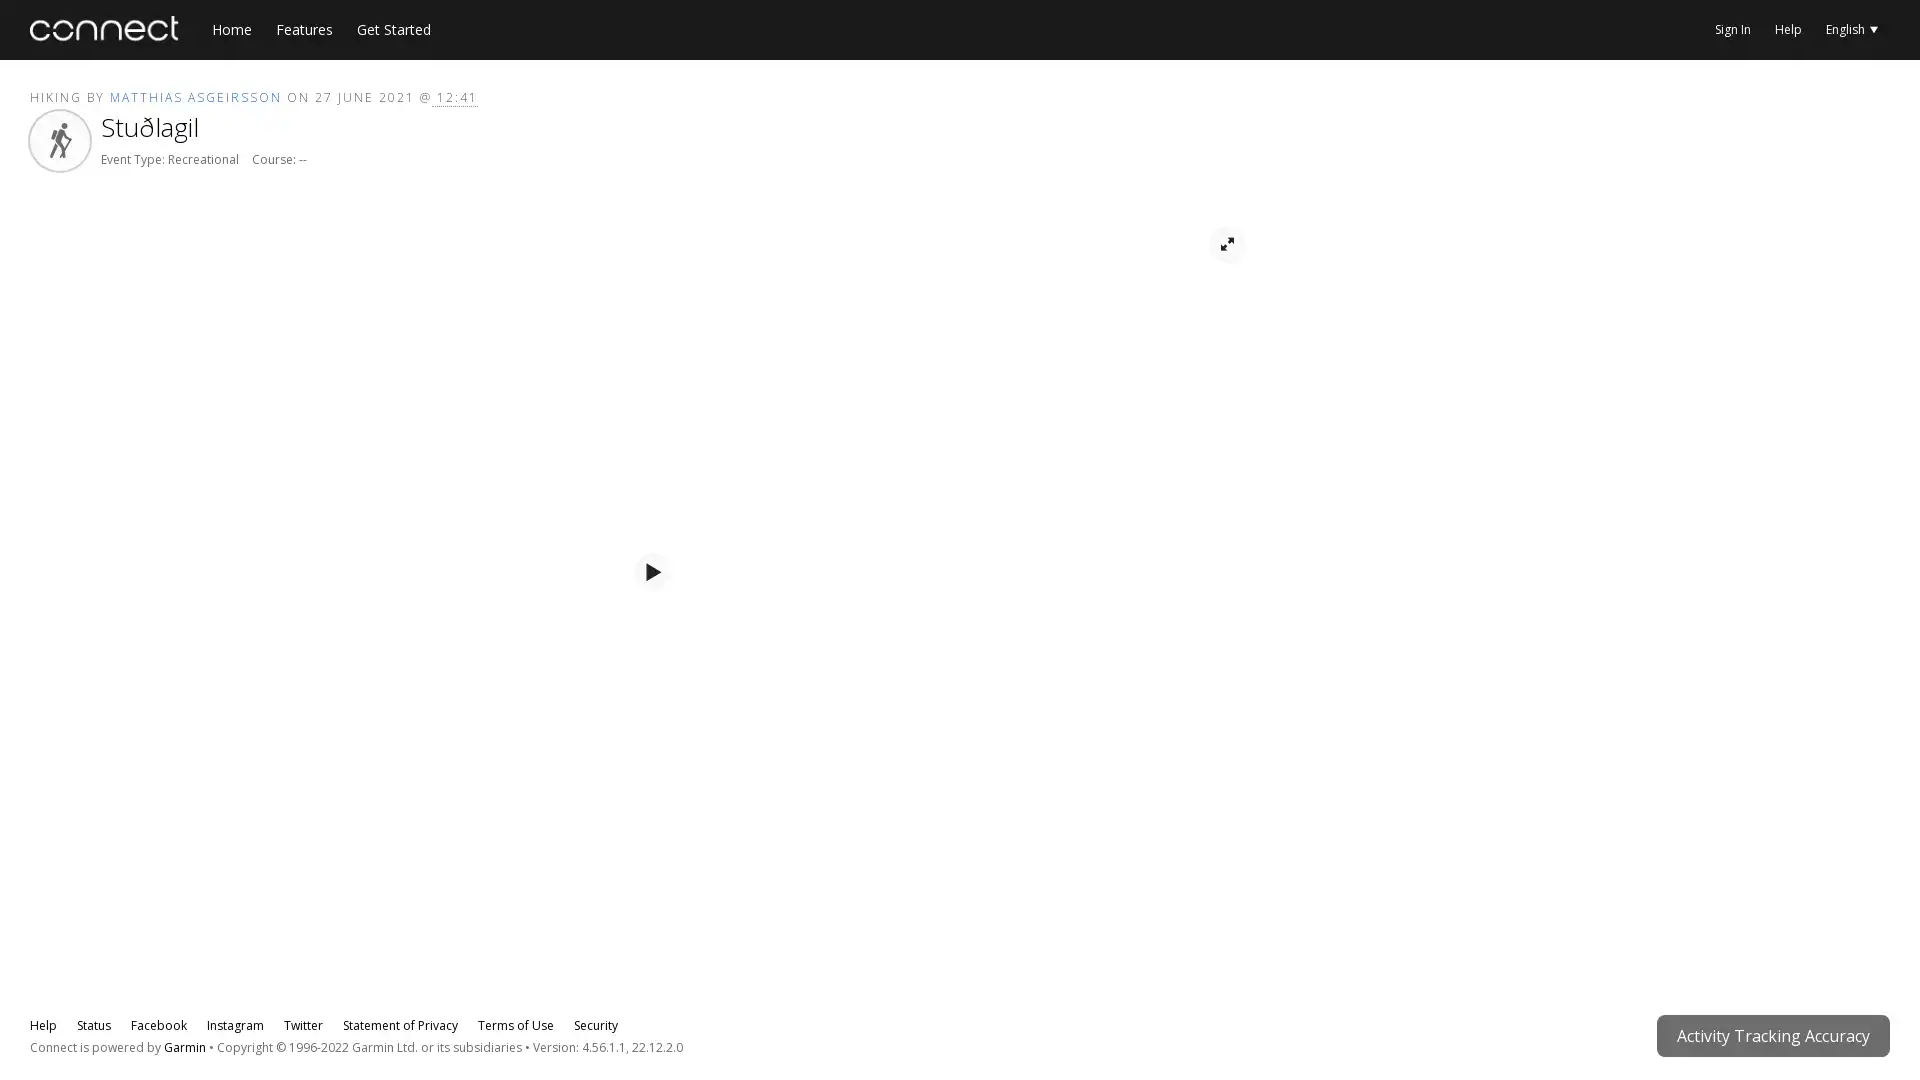  Describe the element at coordinates (94, 299) in the screenshot. I see `Zoom Out` at that location.